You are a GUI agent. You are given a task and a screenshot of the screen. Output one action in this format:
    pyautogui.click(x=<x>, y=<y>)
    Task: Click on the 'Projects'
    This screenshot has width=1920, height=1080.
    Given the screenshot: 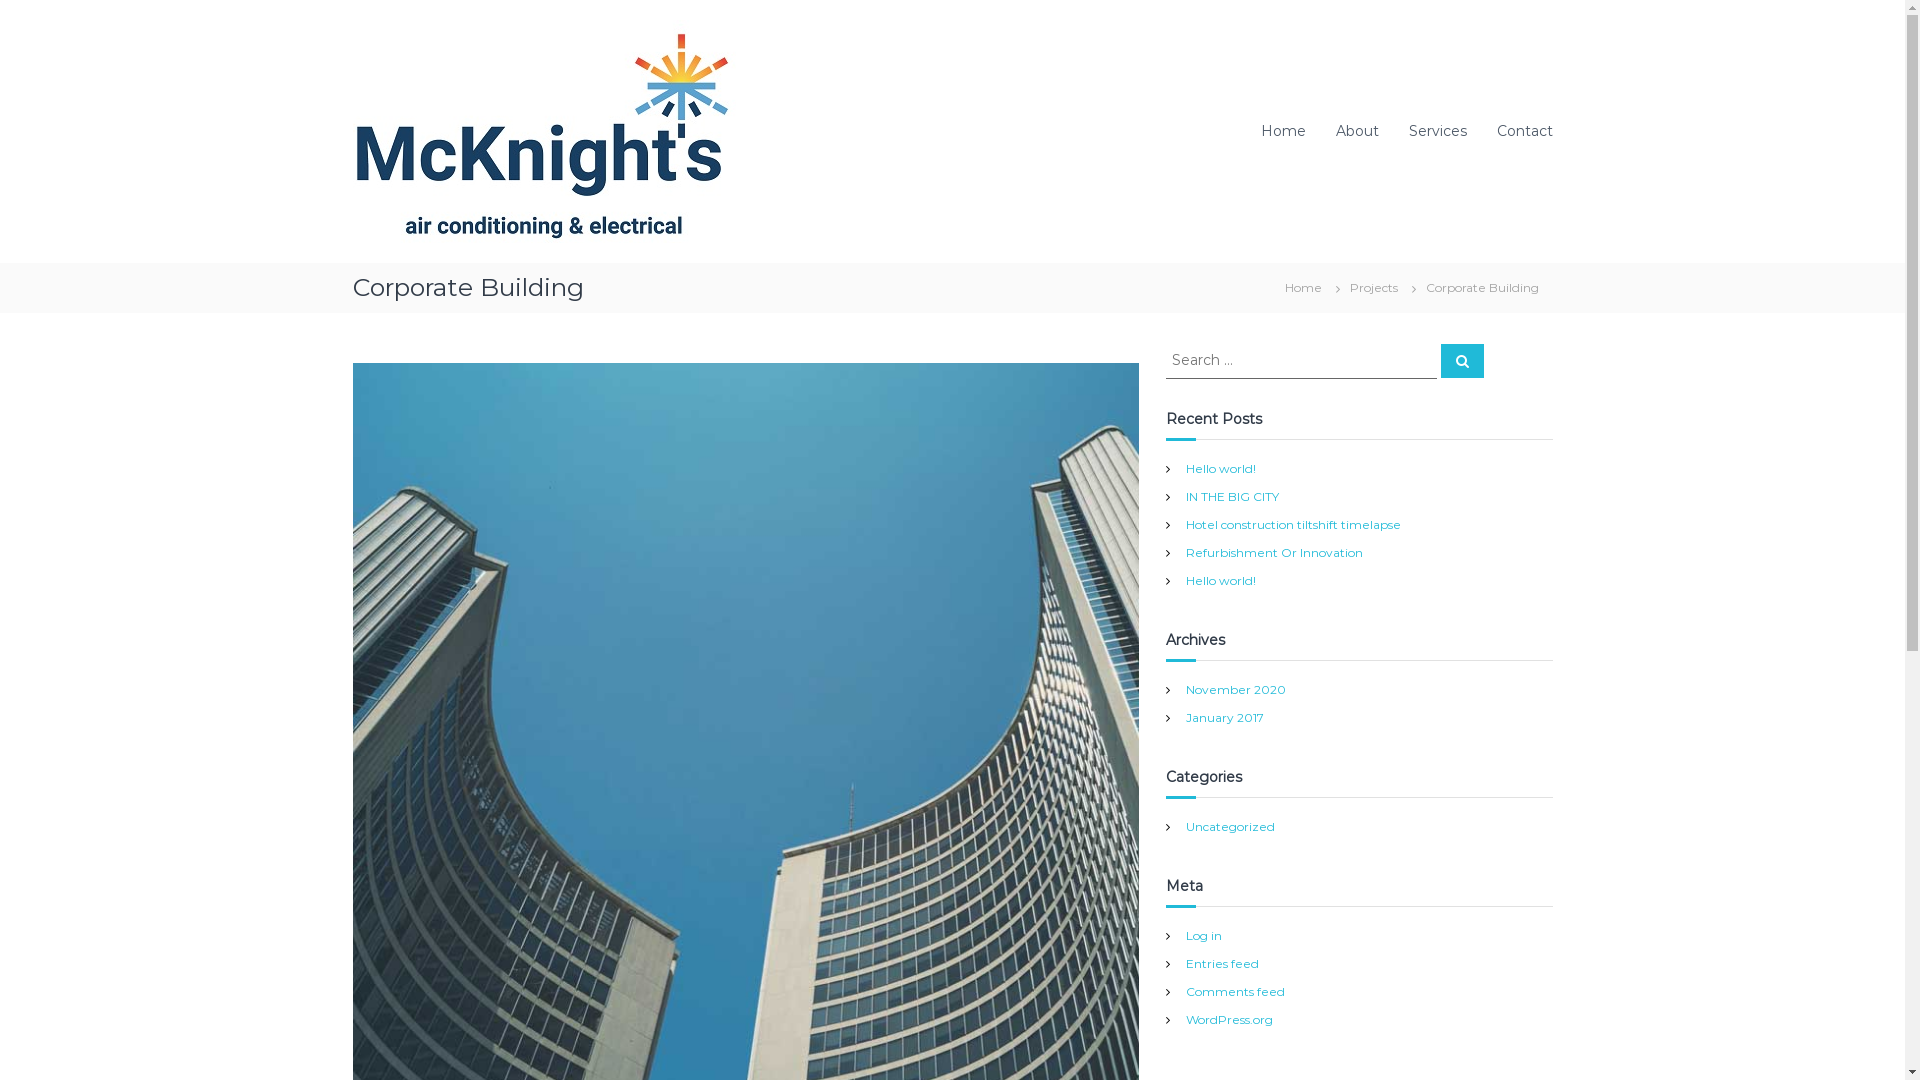 What is the action you would take?
    pyautogui.click(x=1372, y=286)
    